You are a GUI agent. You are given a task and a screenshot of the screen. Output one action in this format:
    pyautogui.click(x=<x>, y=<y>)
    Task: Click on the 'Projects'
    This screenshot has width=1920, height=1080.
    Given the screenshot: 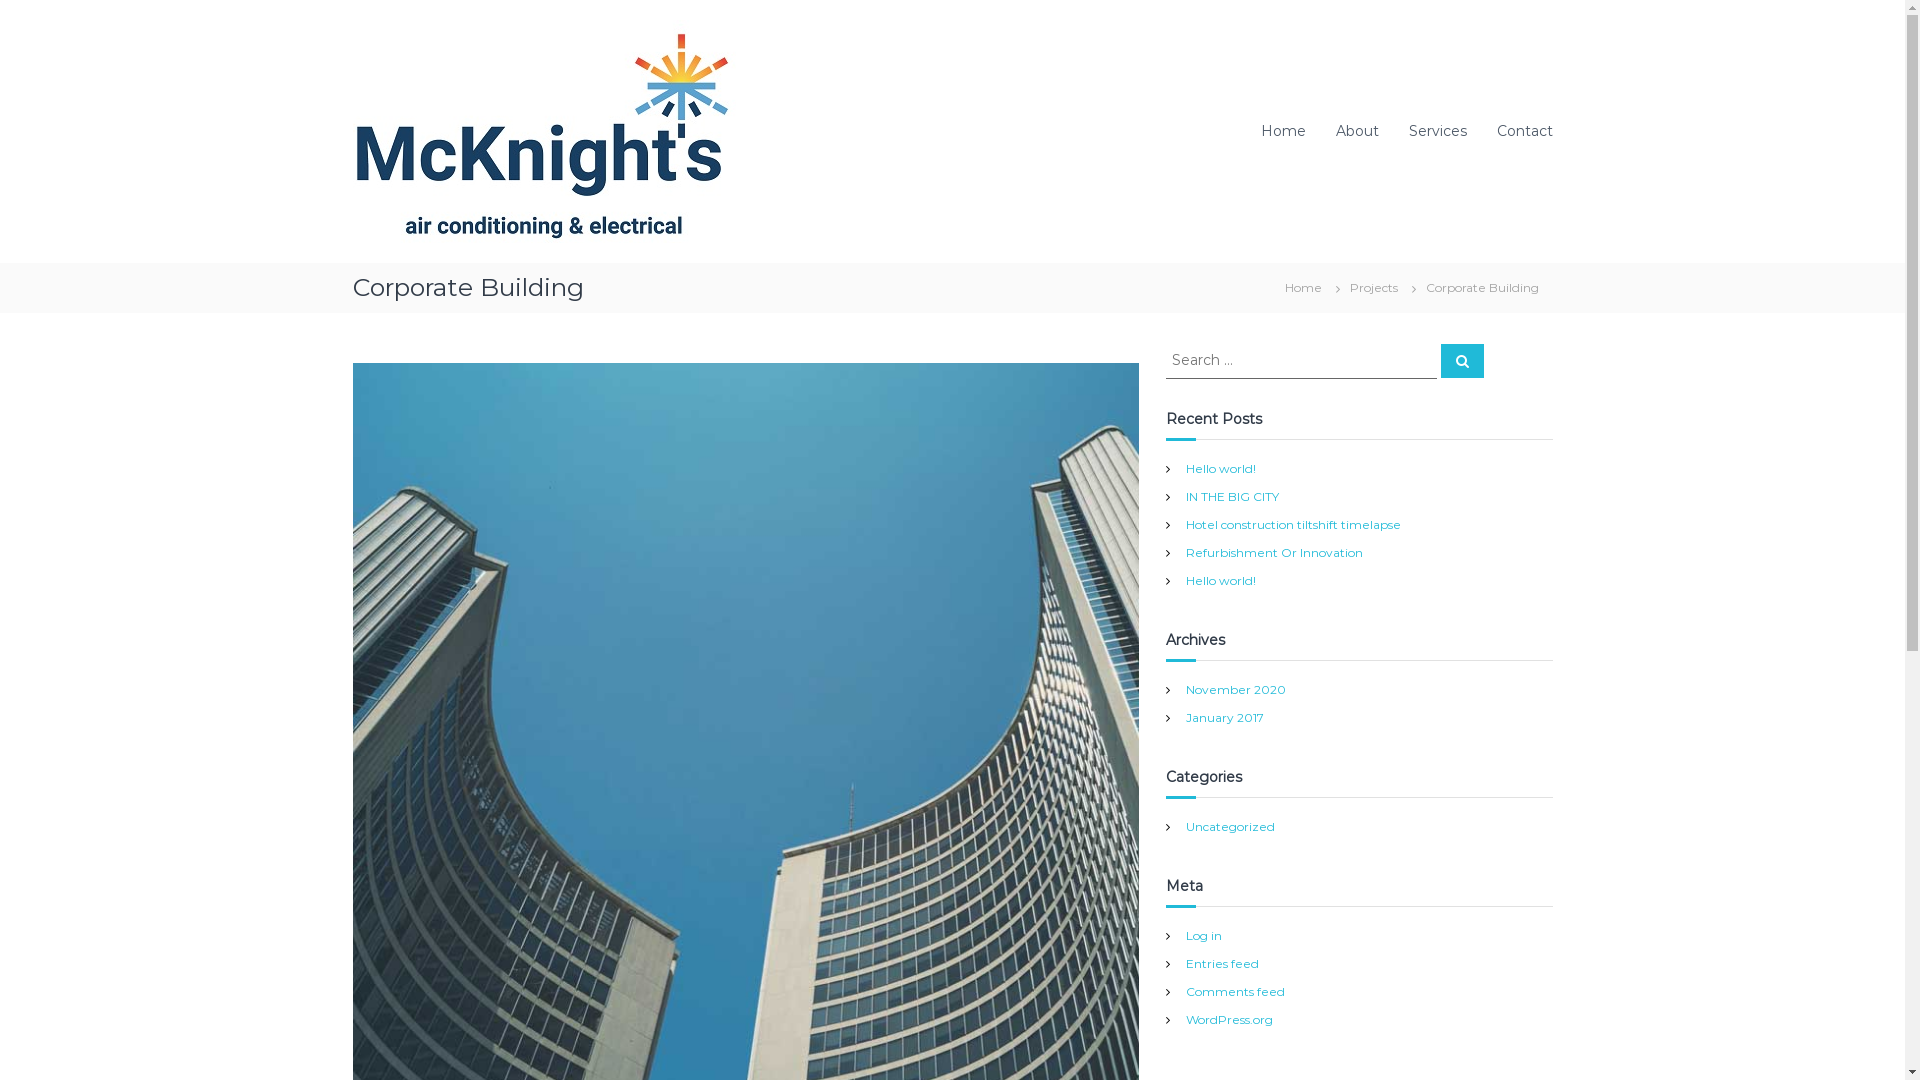 What is the action you would take?
    pyautogui.click(x=1372, y=286)
    